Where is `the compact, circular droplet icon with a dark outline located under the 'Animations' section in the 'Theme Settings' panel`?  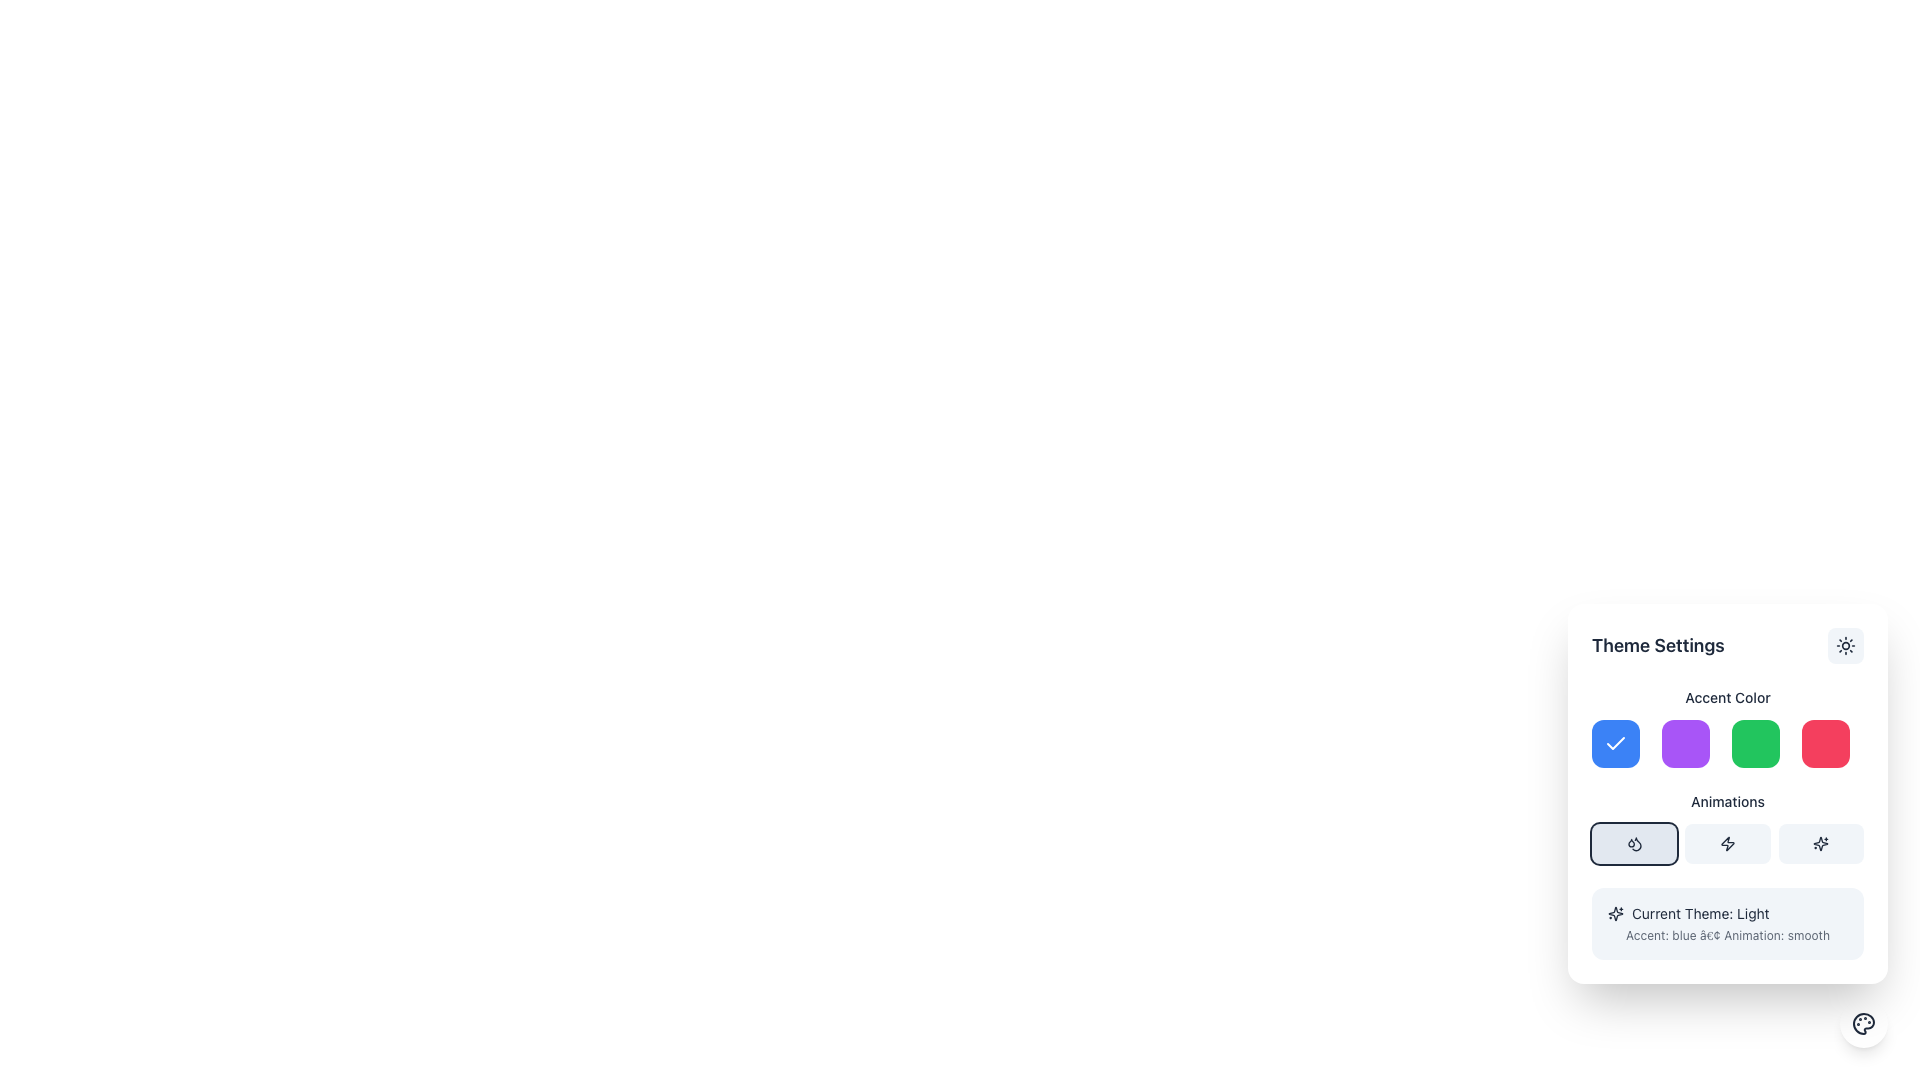 the compact, circular droplet icon with a dark outline located under the 'Animations' section in the 'Theme Settings' panel is located at coordinates (1634, 844).